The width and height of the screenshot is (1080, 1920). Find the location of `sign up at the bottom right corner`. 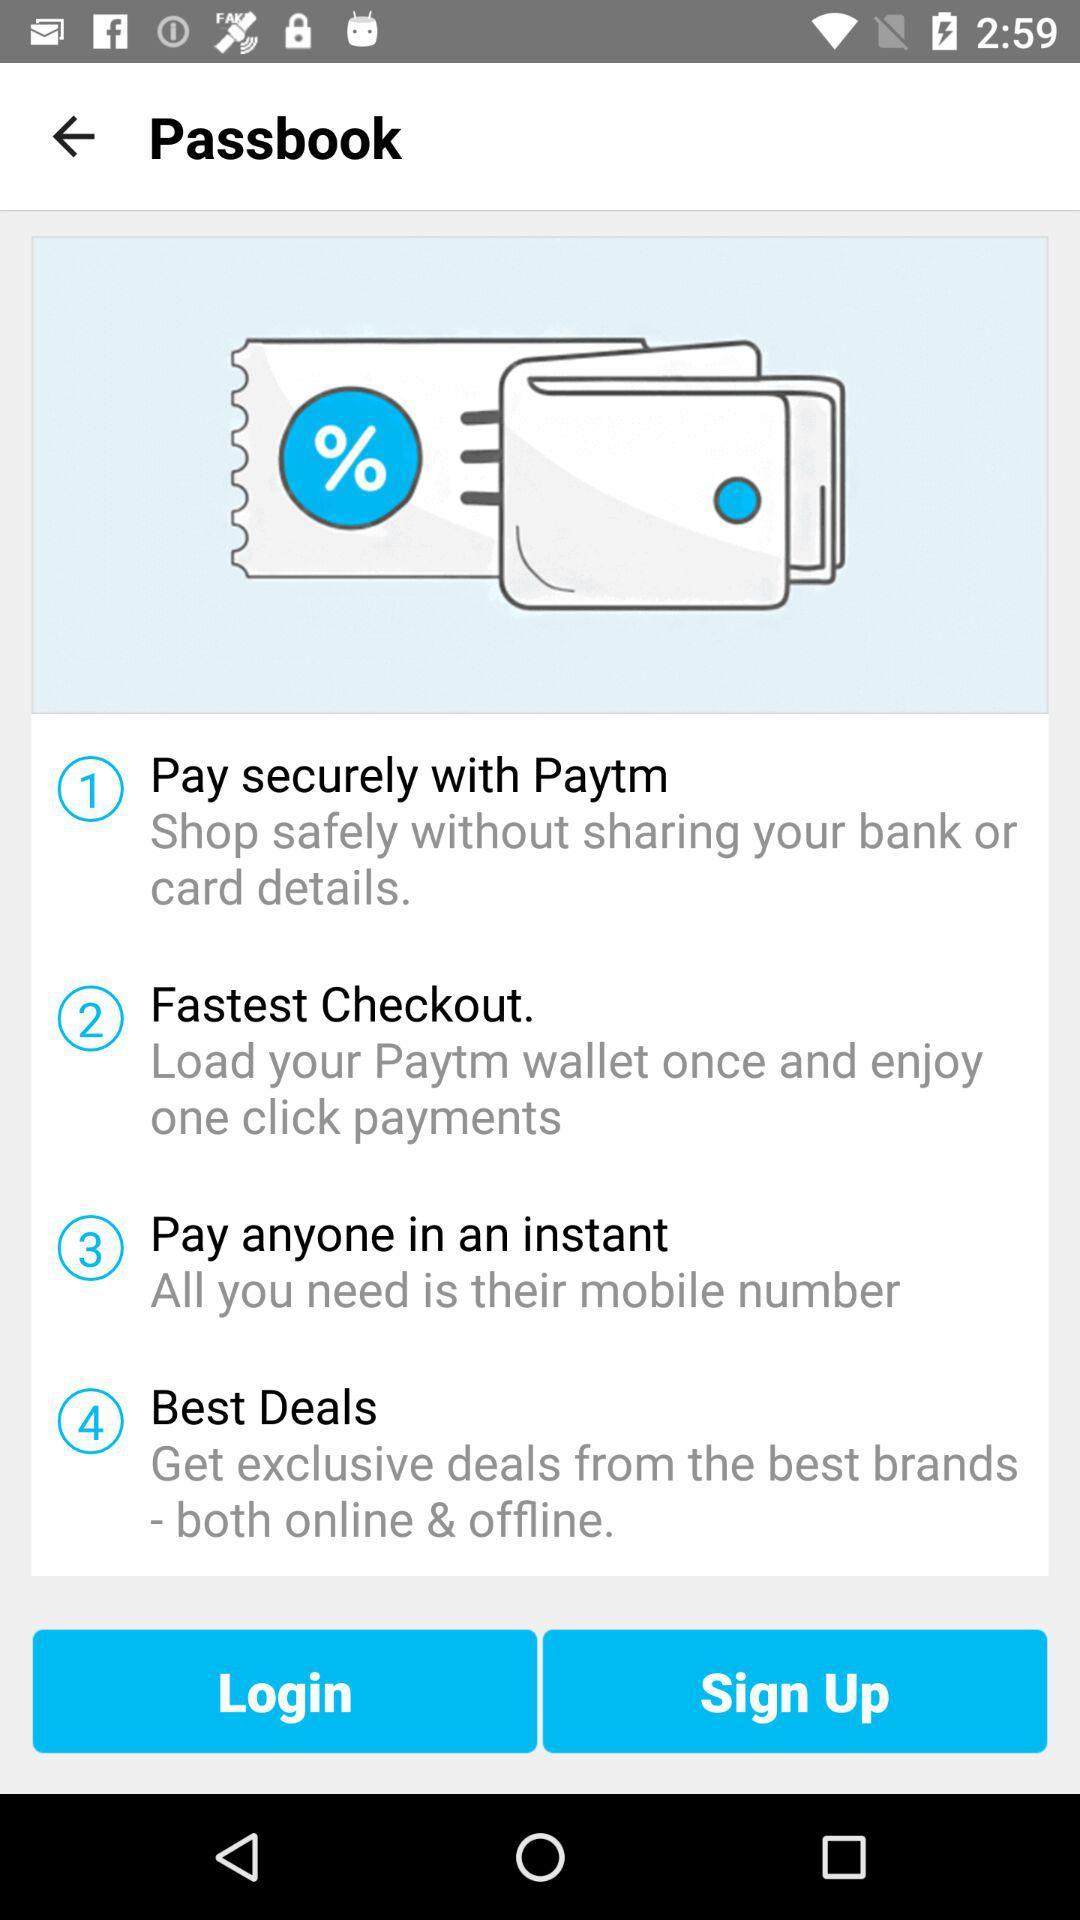

sign up at the bottom right corner is located at coordinates (793, 1690).